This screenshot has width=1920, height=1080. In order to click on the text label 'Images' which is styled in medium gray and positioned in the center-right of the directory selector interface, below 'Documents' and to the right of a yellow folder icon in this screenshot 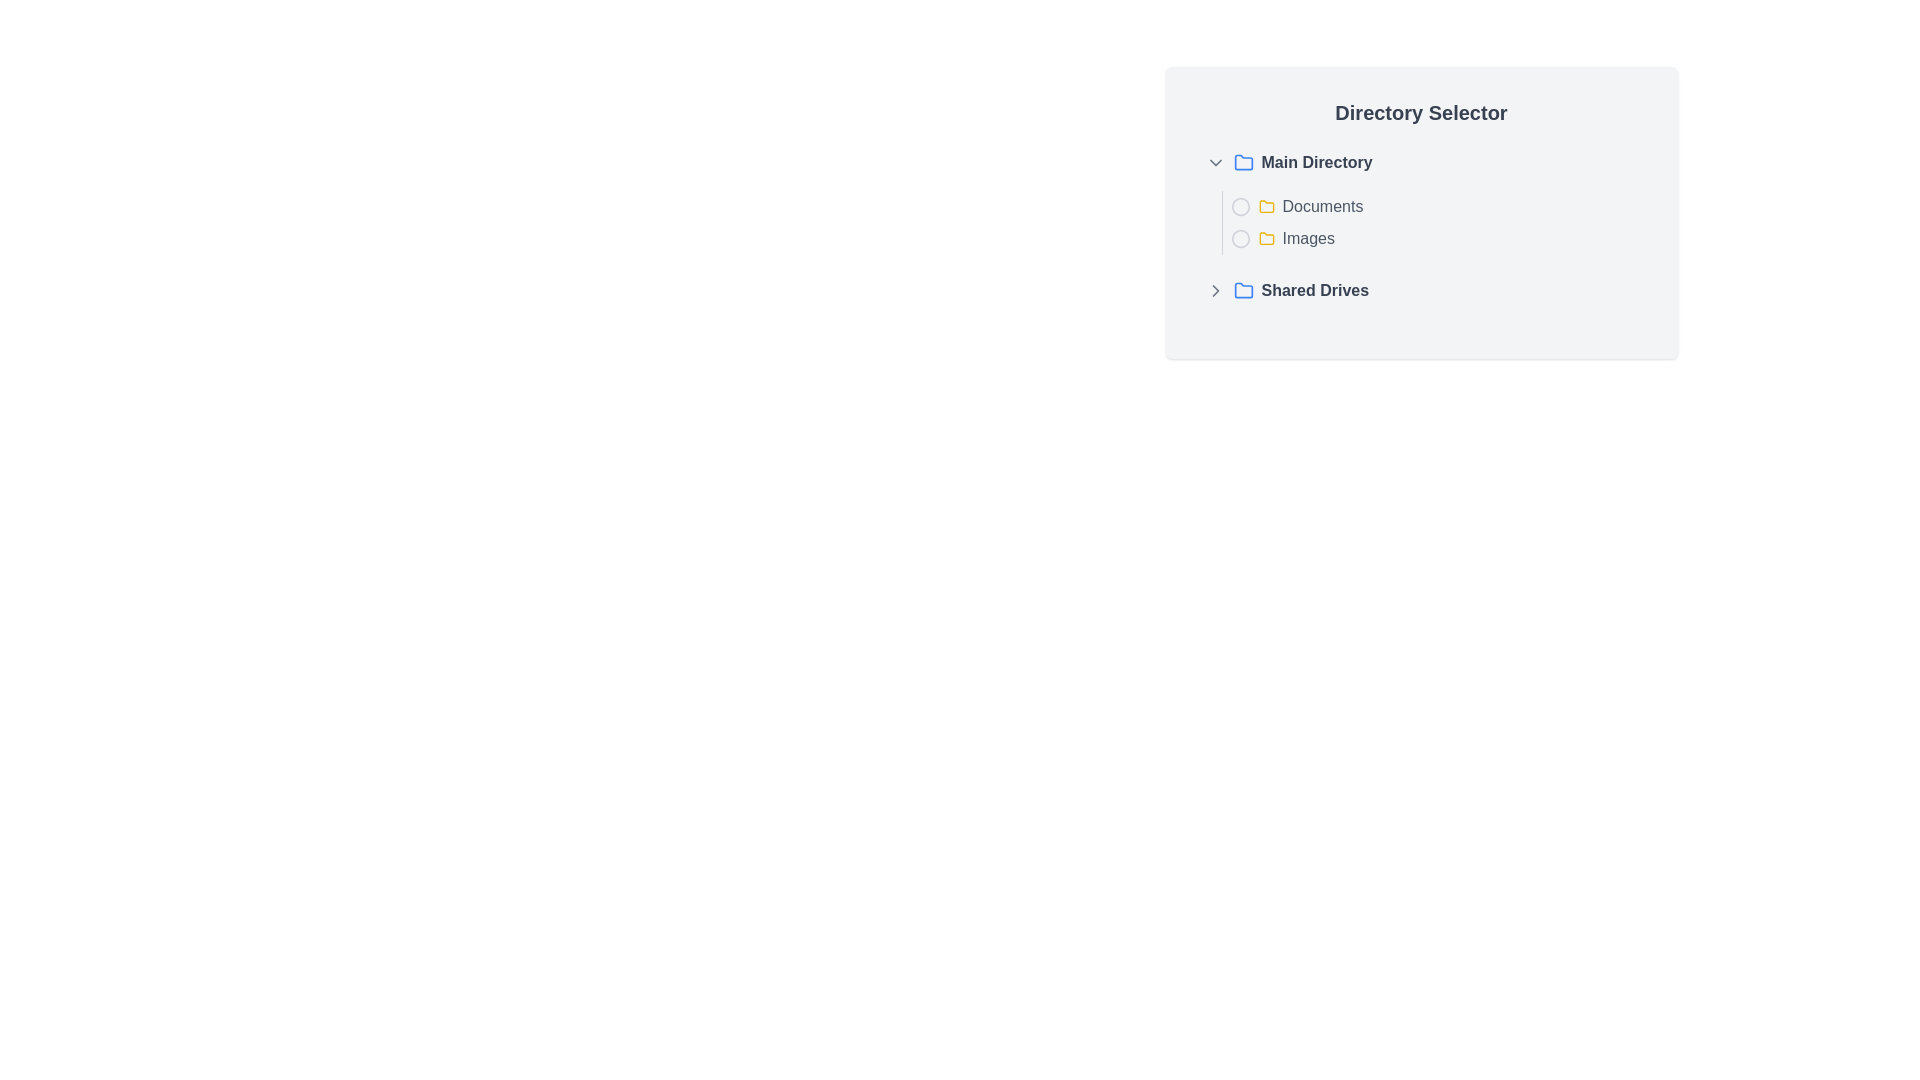, I will do `click(1308, 238)`.